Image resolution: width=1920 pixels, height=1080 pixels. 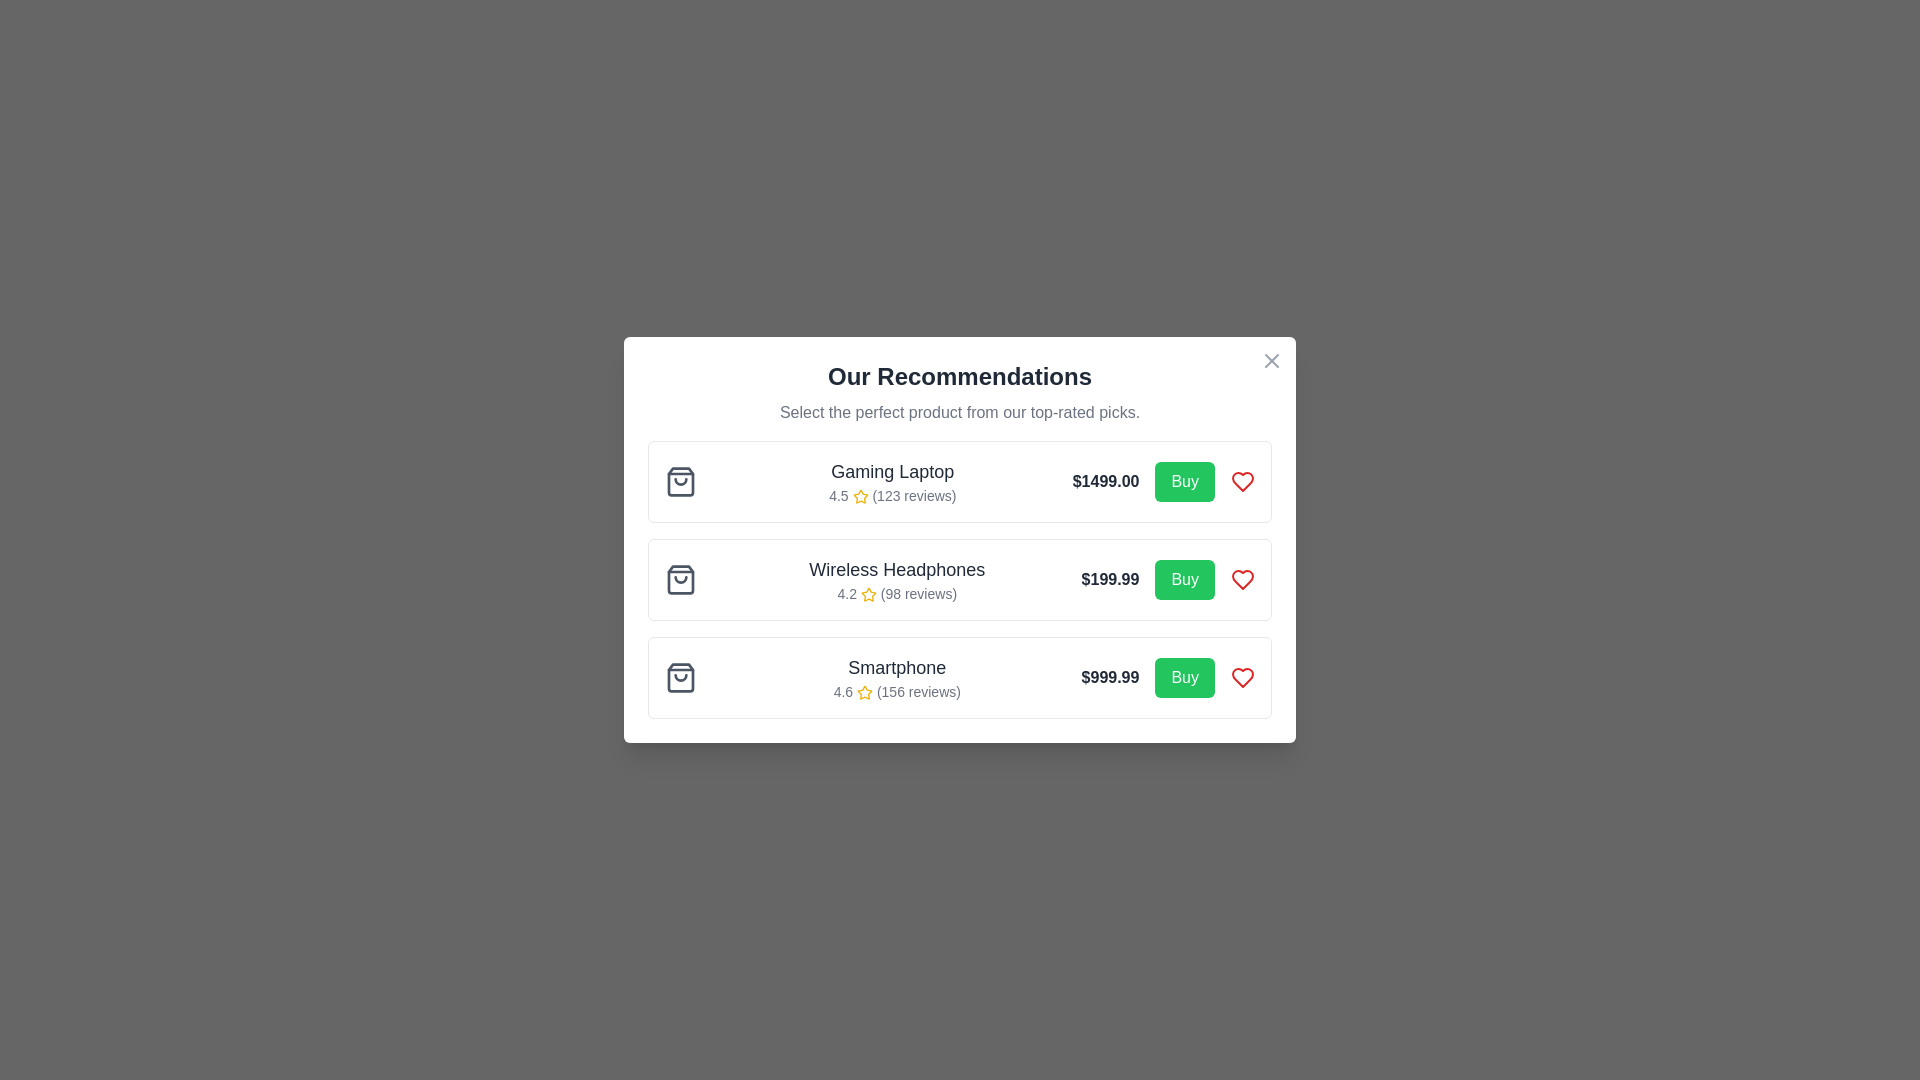 What do you see at coordinates (960, 677) in the screenshot?
I see `the Product recommendation card containing the 'Smartphone' details` at bounding box center [960, 677].